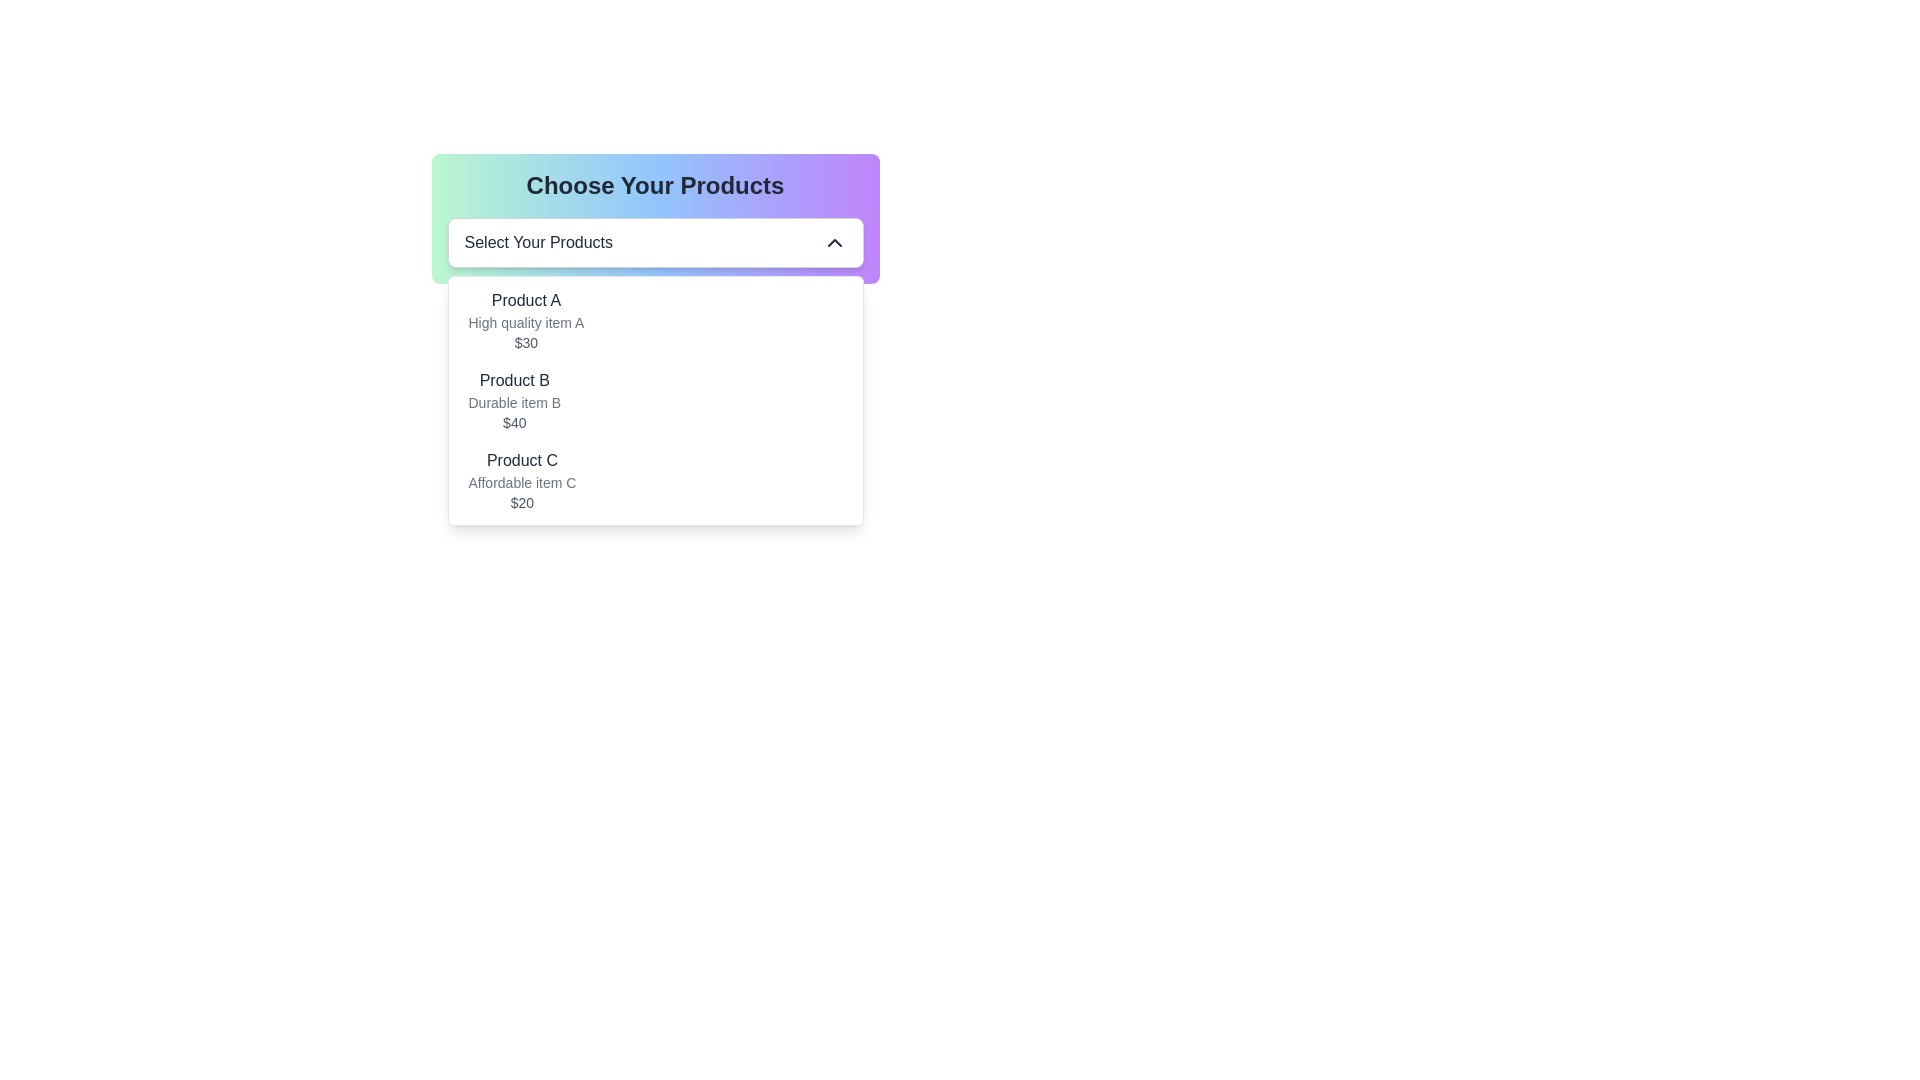 The height and width of the screenshot is (1080, 1920). What do you see at coordinates (834, 242) in the screenshot?
I see `the upward-pointing chevron icon located on the far right side of the 'Select Your Products' dropdown interface to trigger any possible visual feedback` at bounding box center [834, 242].